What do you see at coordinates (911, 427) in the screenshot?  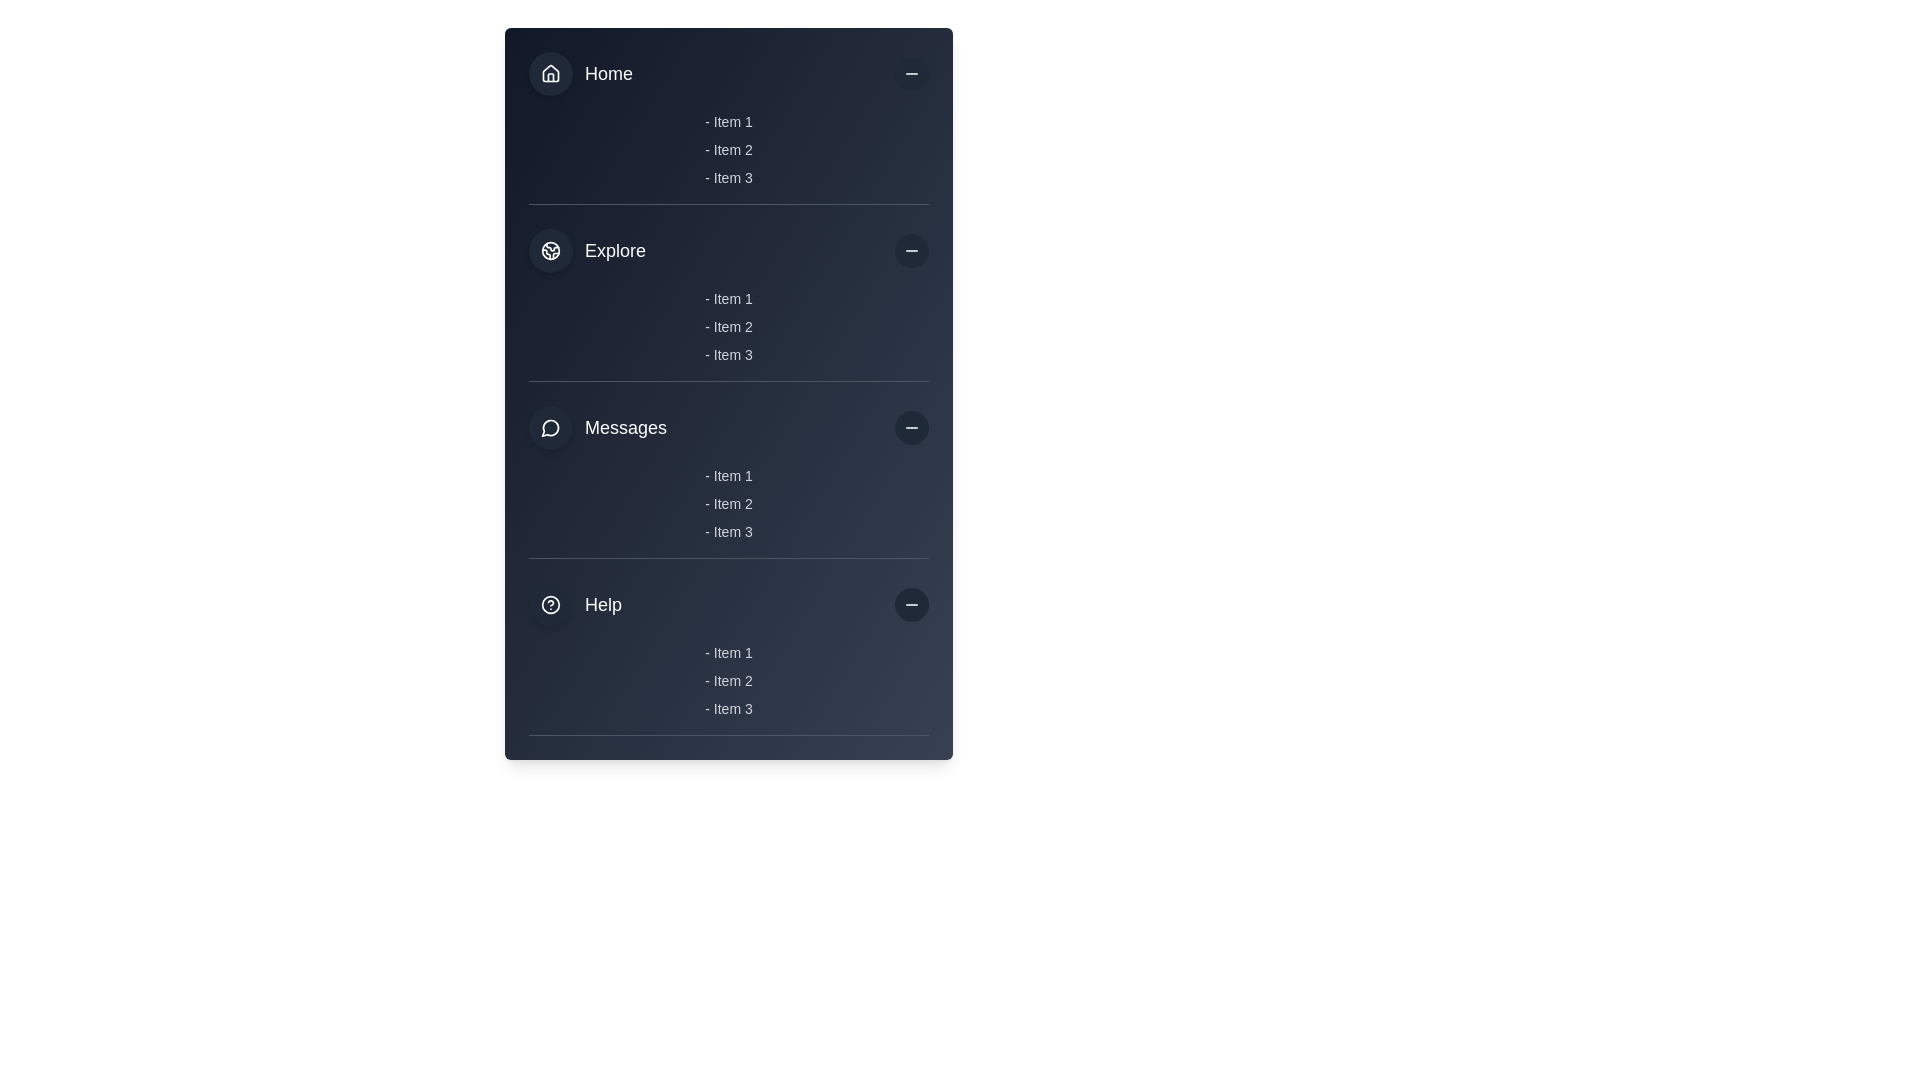 I see `the collapse button located at the far-right end of the 'Messages' row in the navigation menu to hide the details of the 'Messages' section` at bounding box center [911, 427].